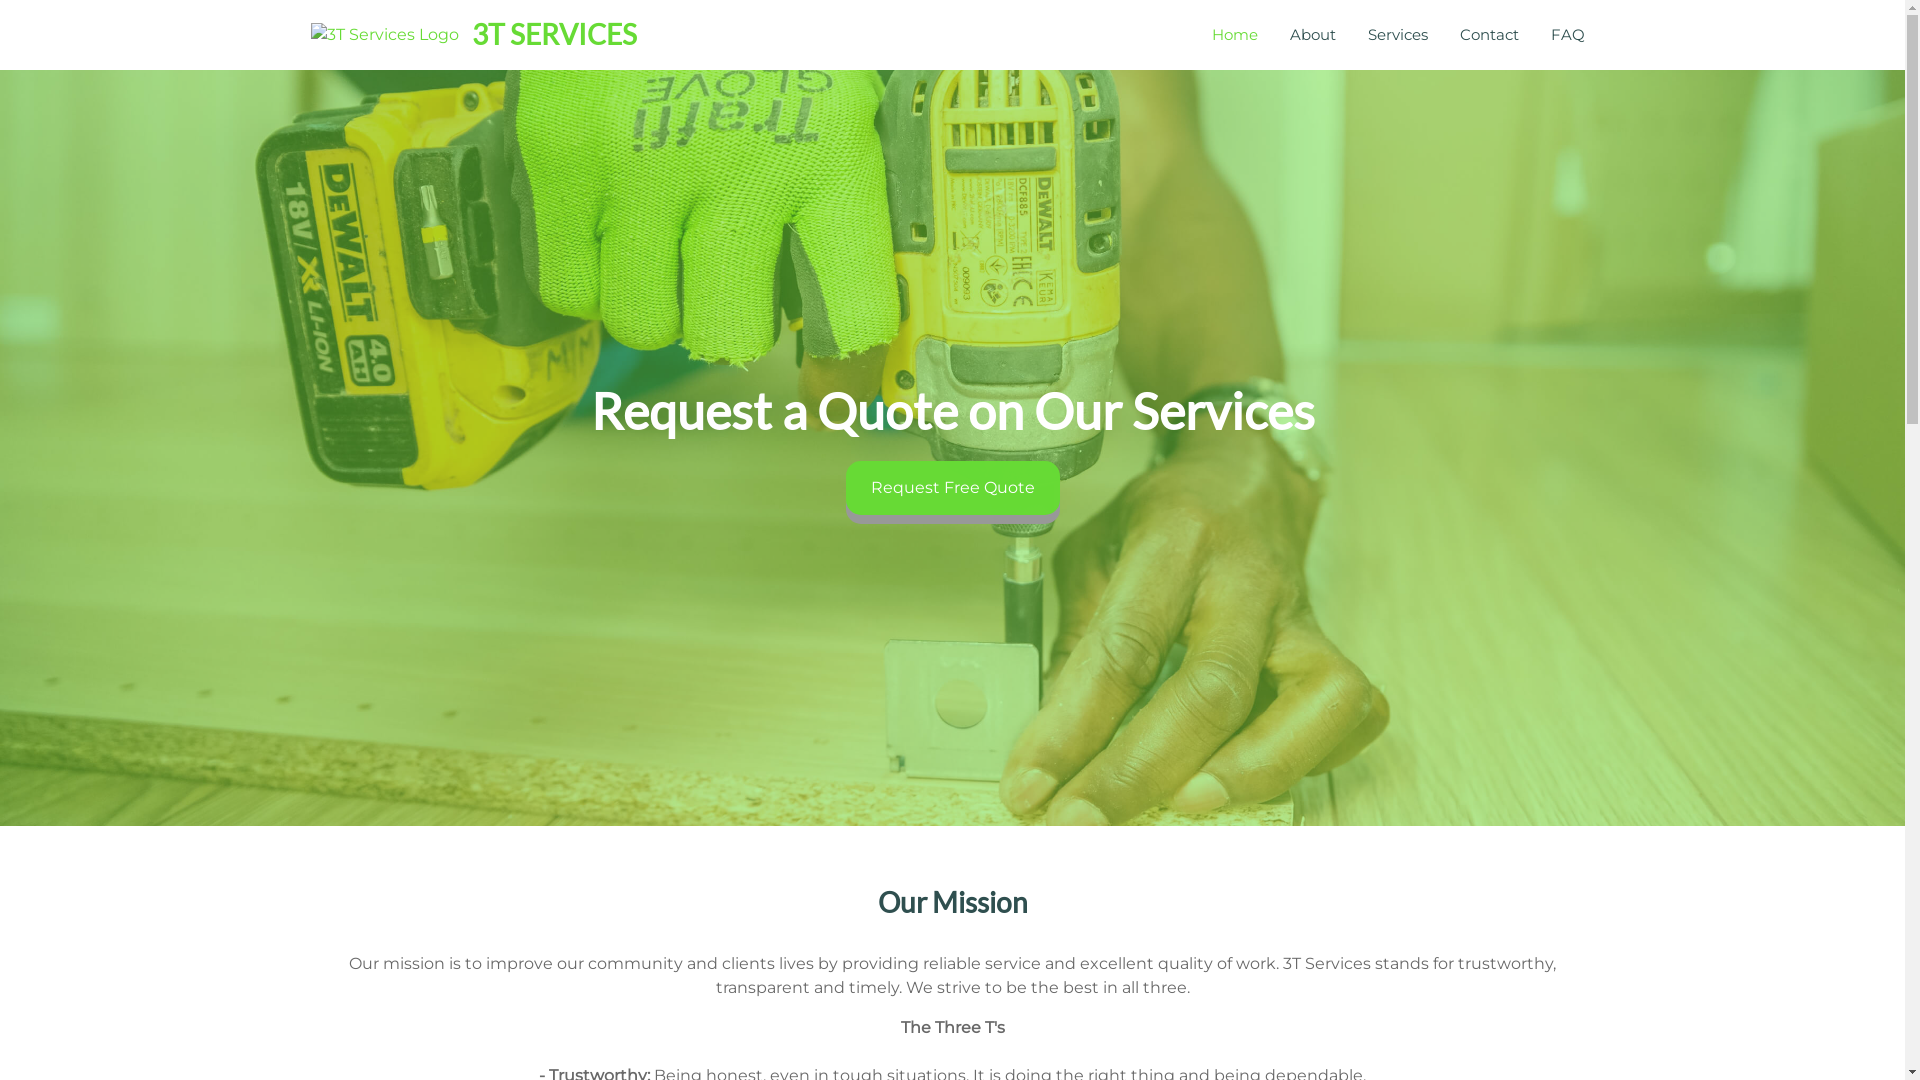 Image resolution: width=1920 pixels, height=1080 pixels. What do you see at coordinates (1233, 35) in the screenshot?
I see `'Home'` at bounding box center [1233, 35].